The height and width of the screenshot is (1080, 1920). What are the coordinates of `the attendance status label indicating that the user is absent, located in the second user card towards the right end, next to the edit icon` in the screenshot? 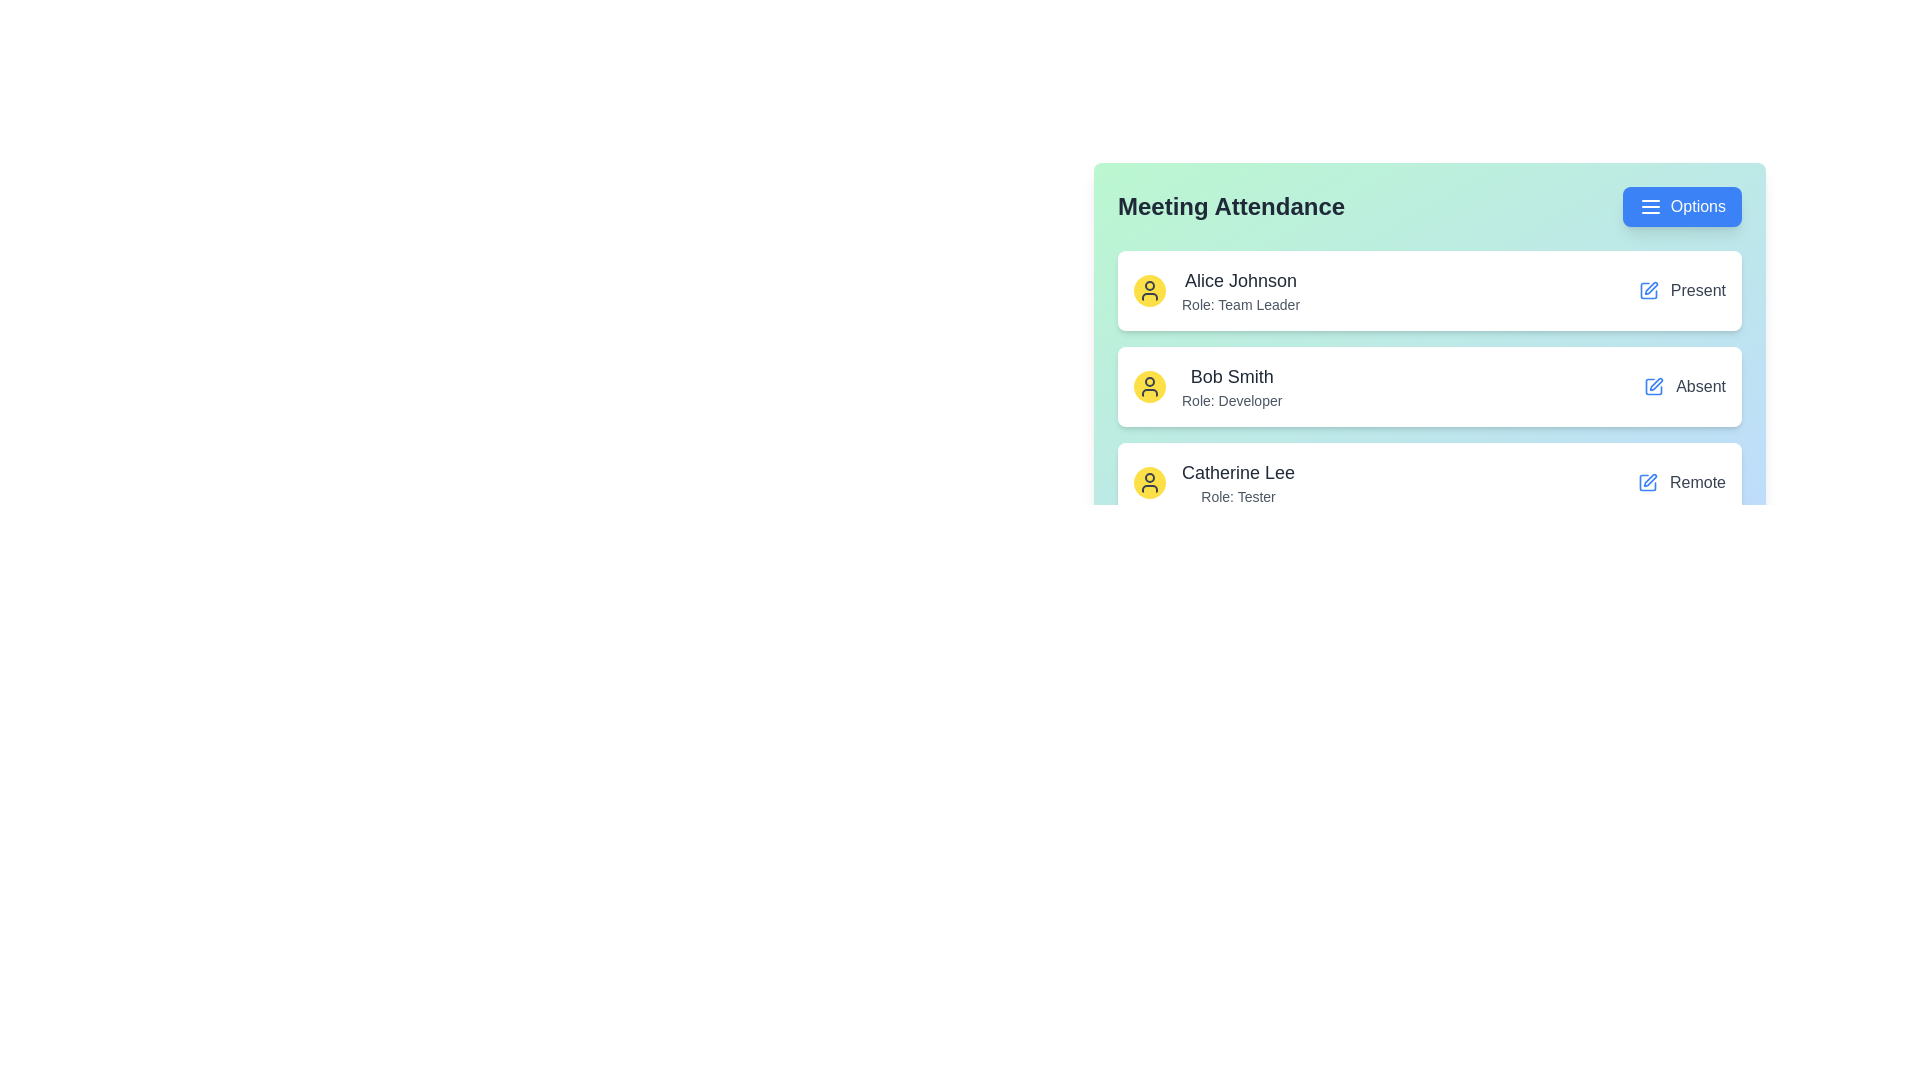 It's located at (1684, 386).